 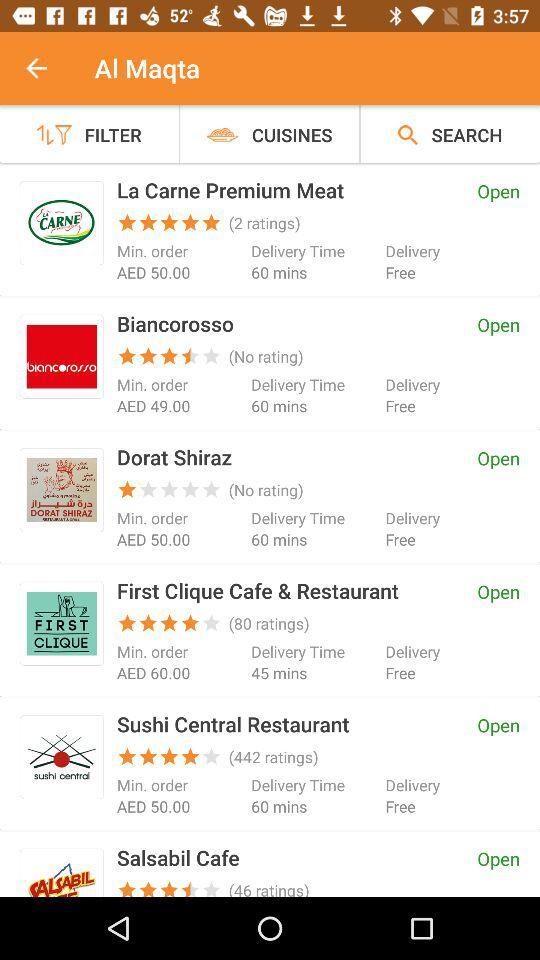 I want to click on click on sushi central restaurant, so click(x=61, y=756).